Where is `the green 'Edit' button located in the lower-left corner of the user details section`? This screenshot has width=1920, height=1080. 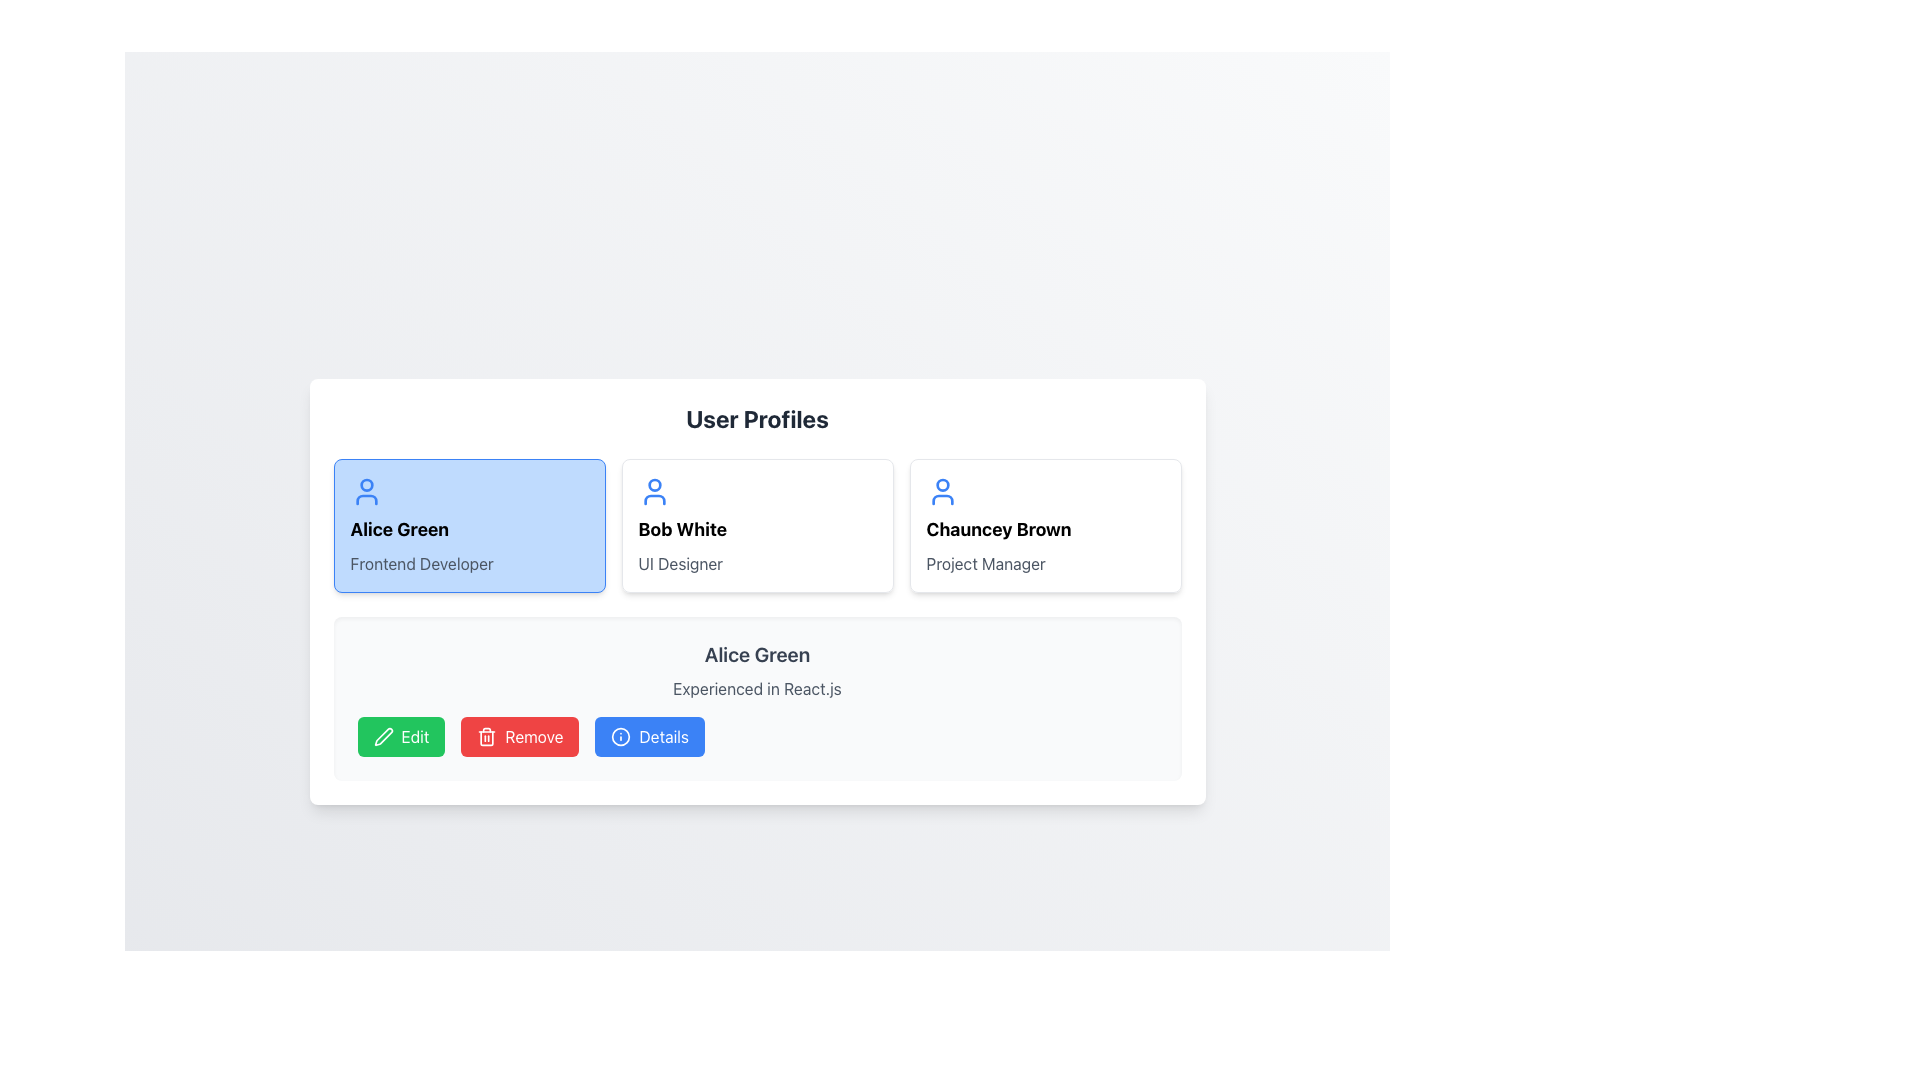
the green 'Edit' button located in the lower-left corner of the user details section is located at coordinates (400, 736).